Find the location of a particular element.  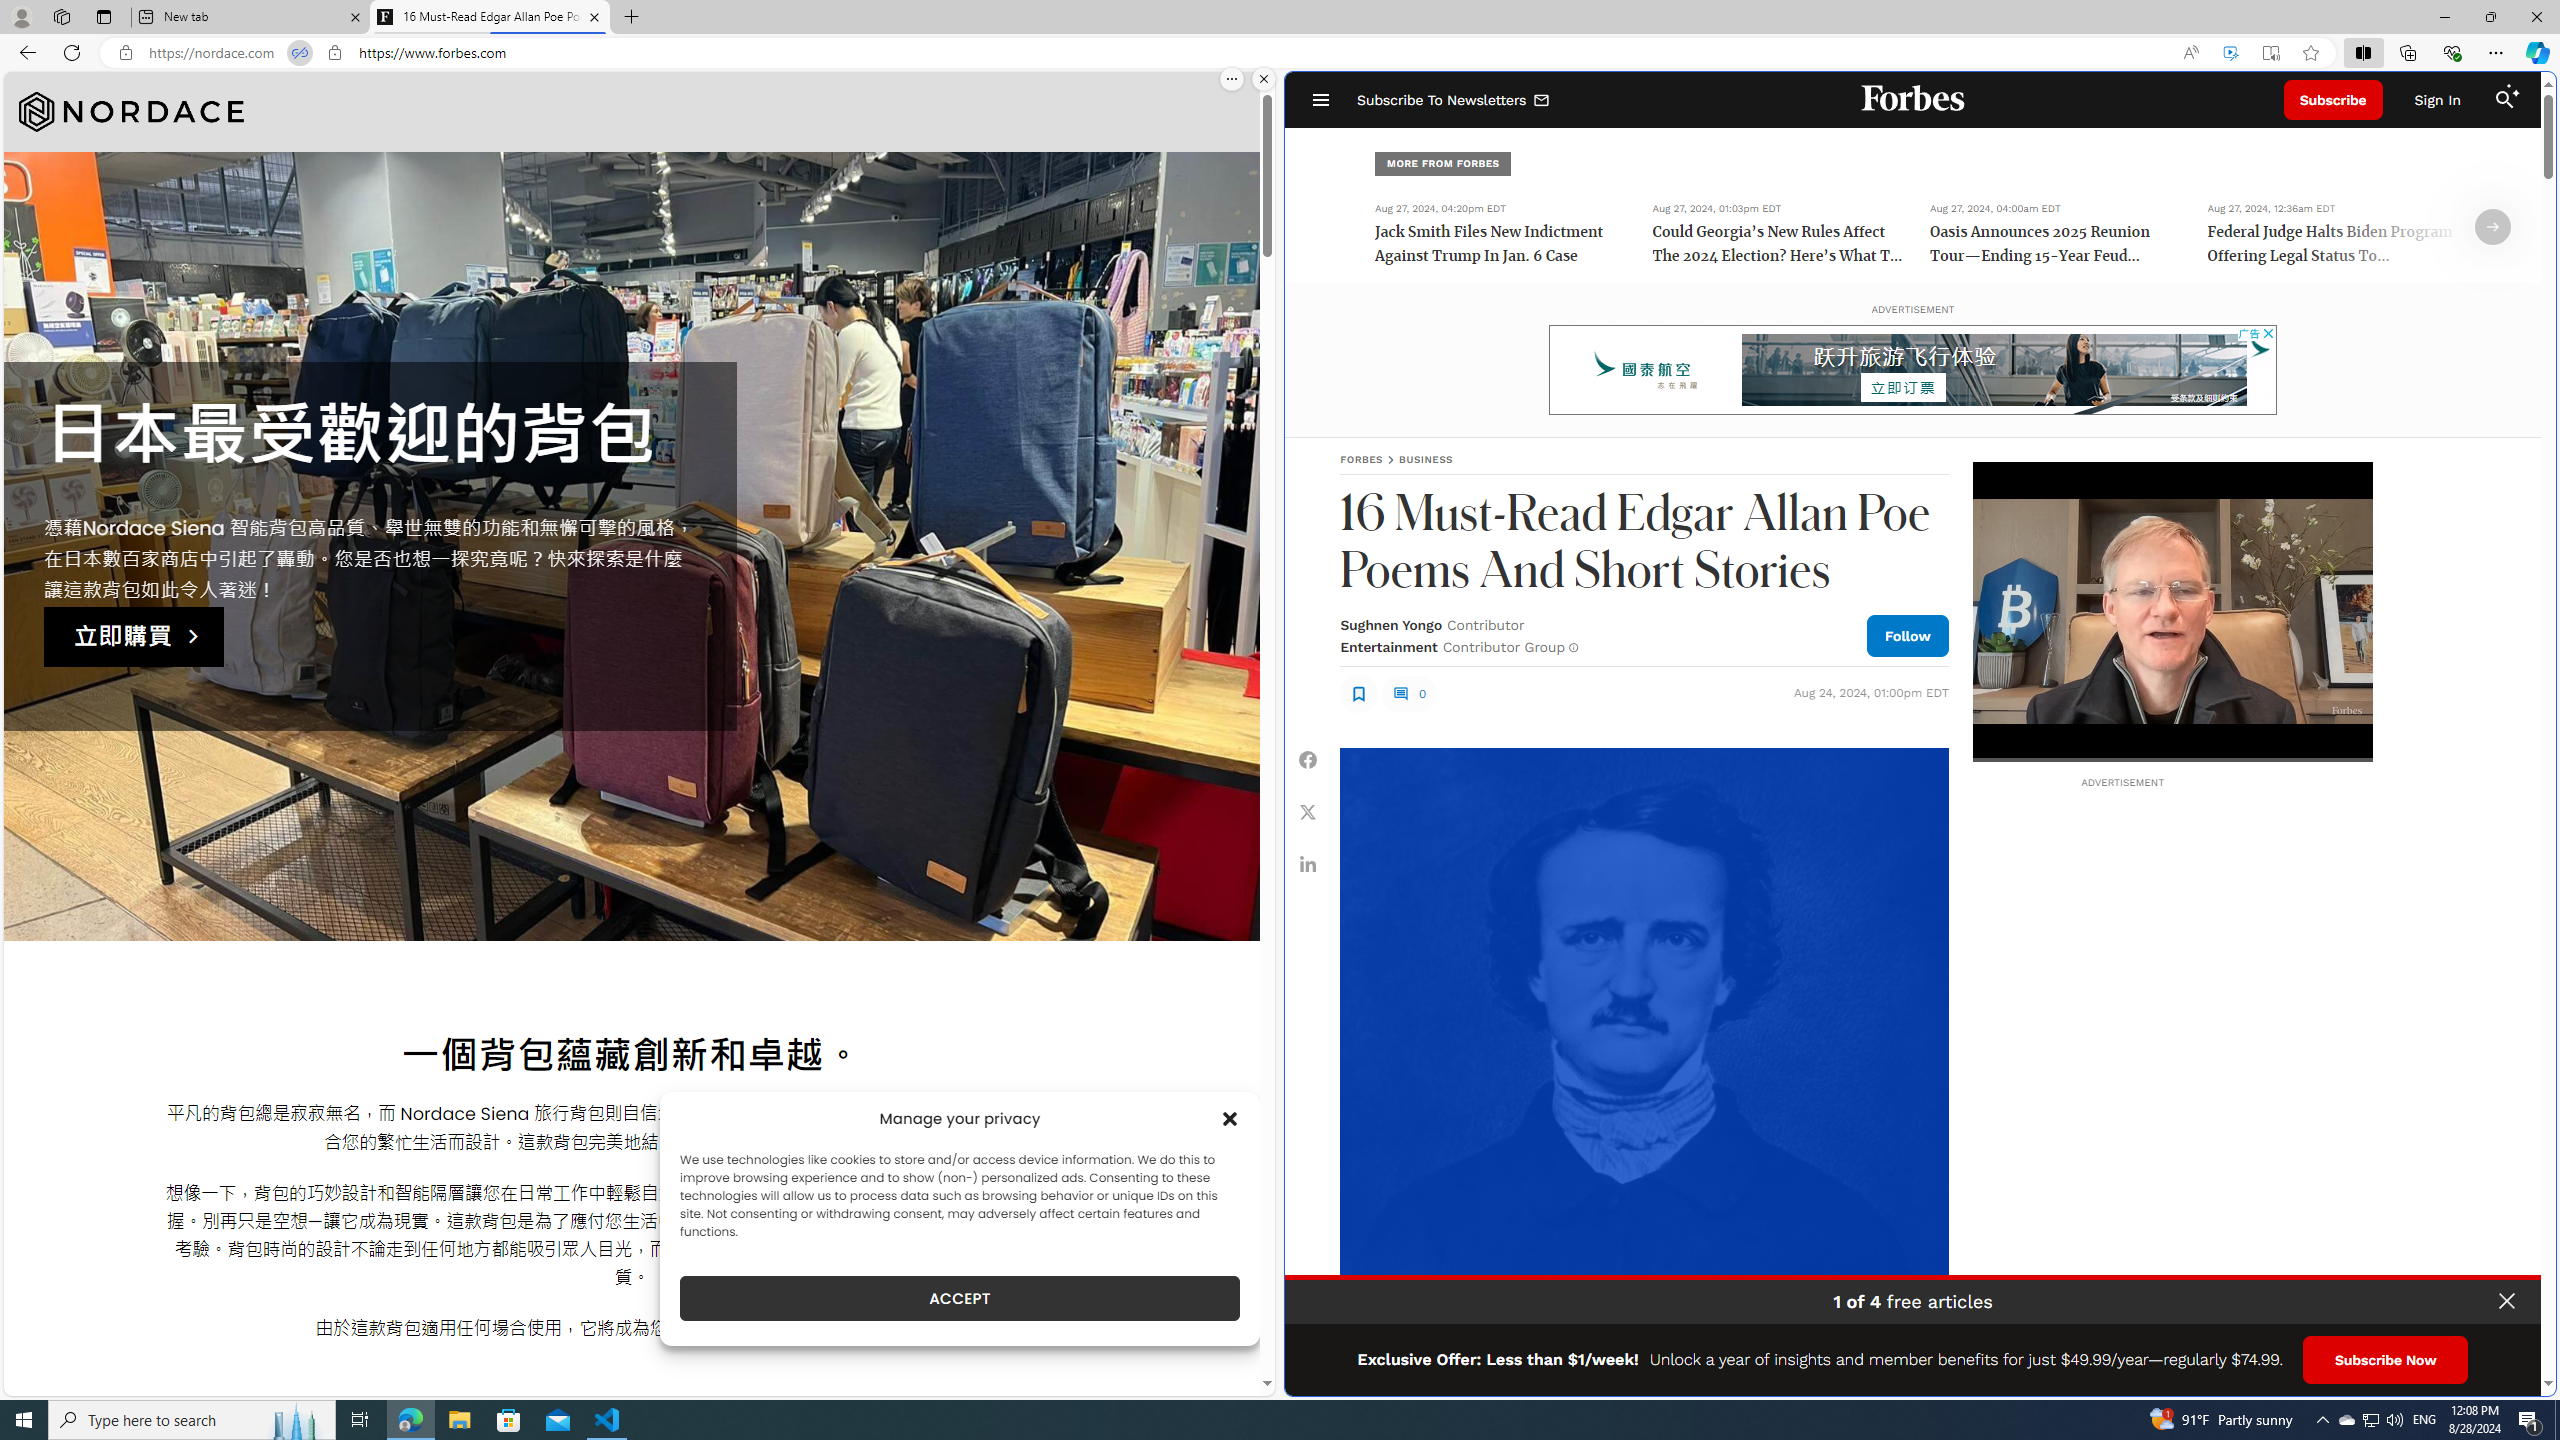

'Collections' is located at coordinates (2406, 51).